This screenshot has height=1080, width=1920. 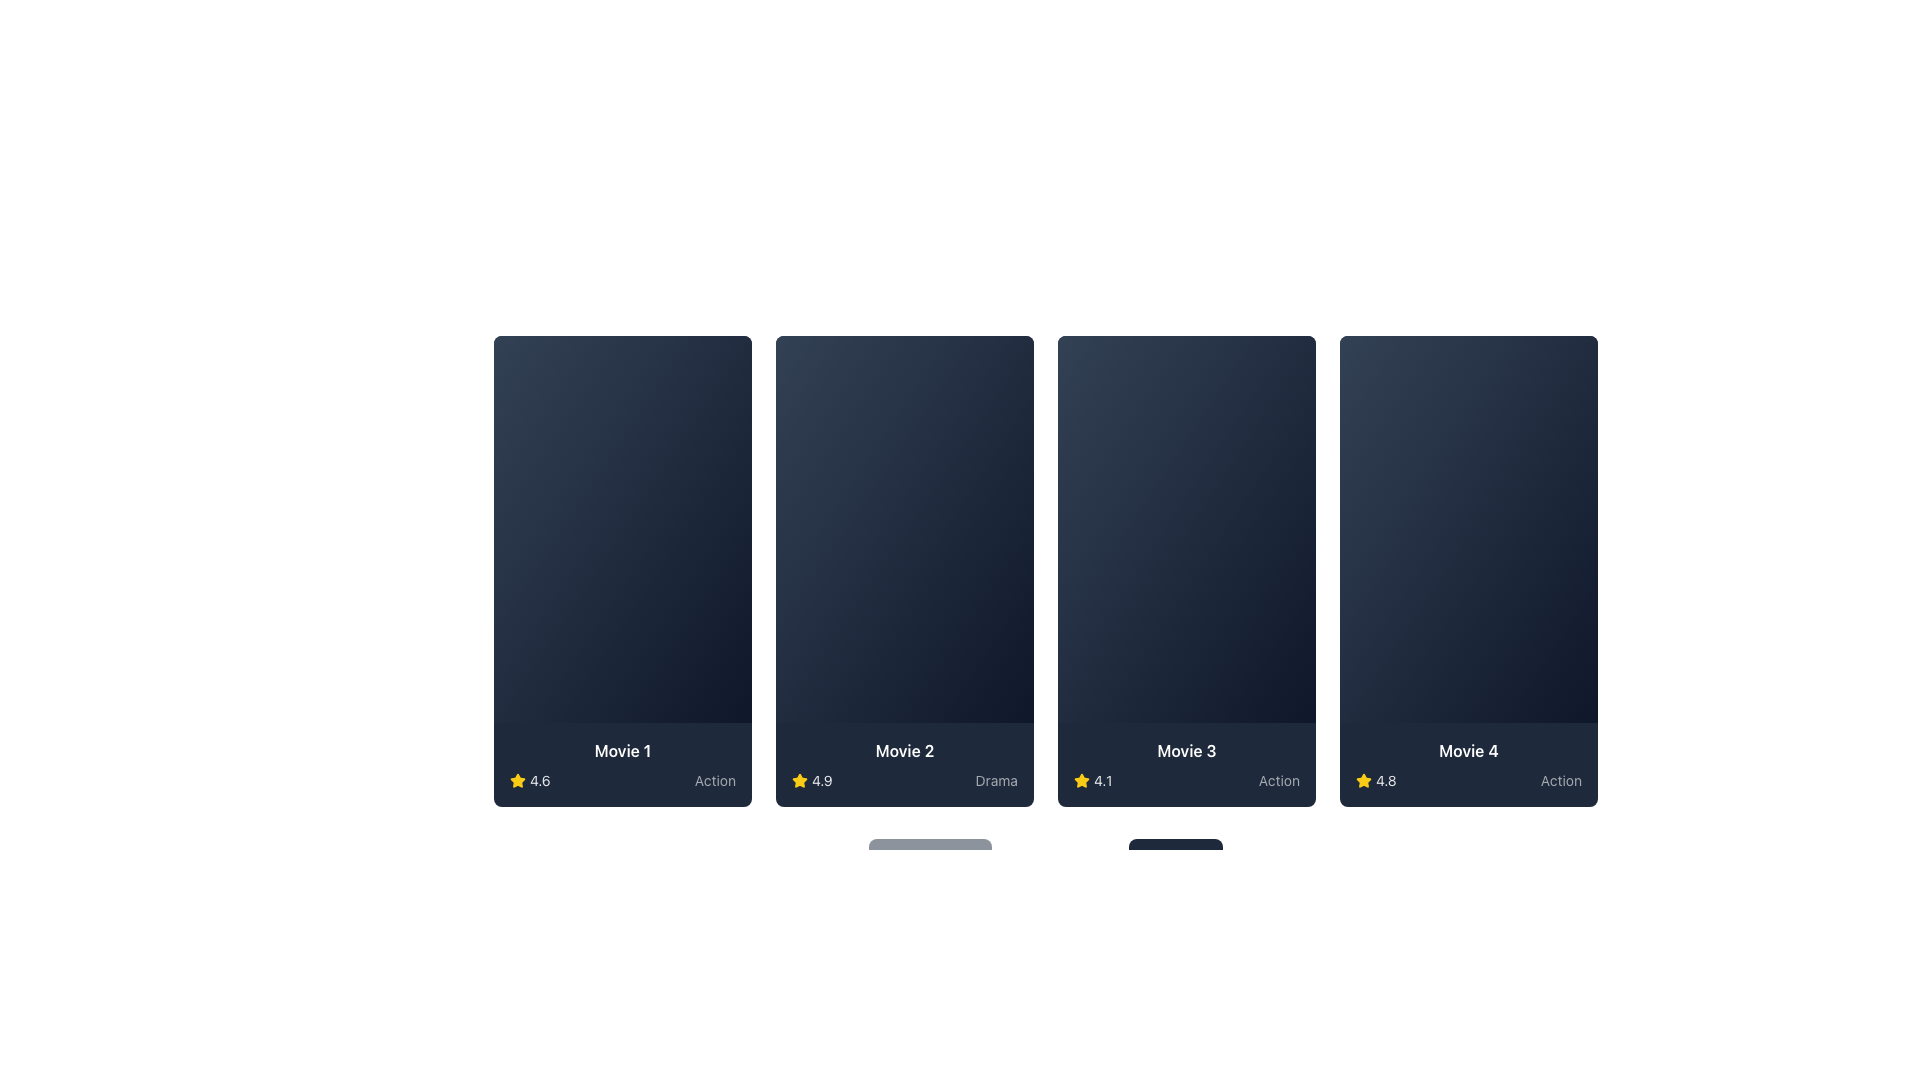 I want to click on the star icon representing a rating system for 'Movie 1', which is located next to the text '4.6', so click(x=518, y=779).